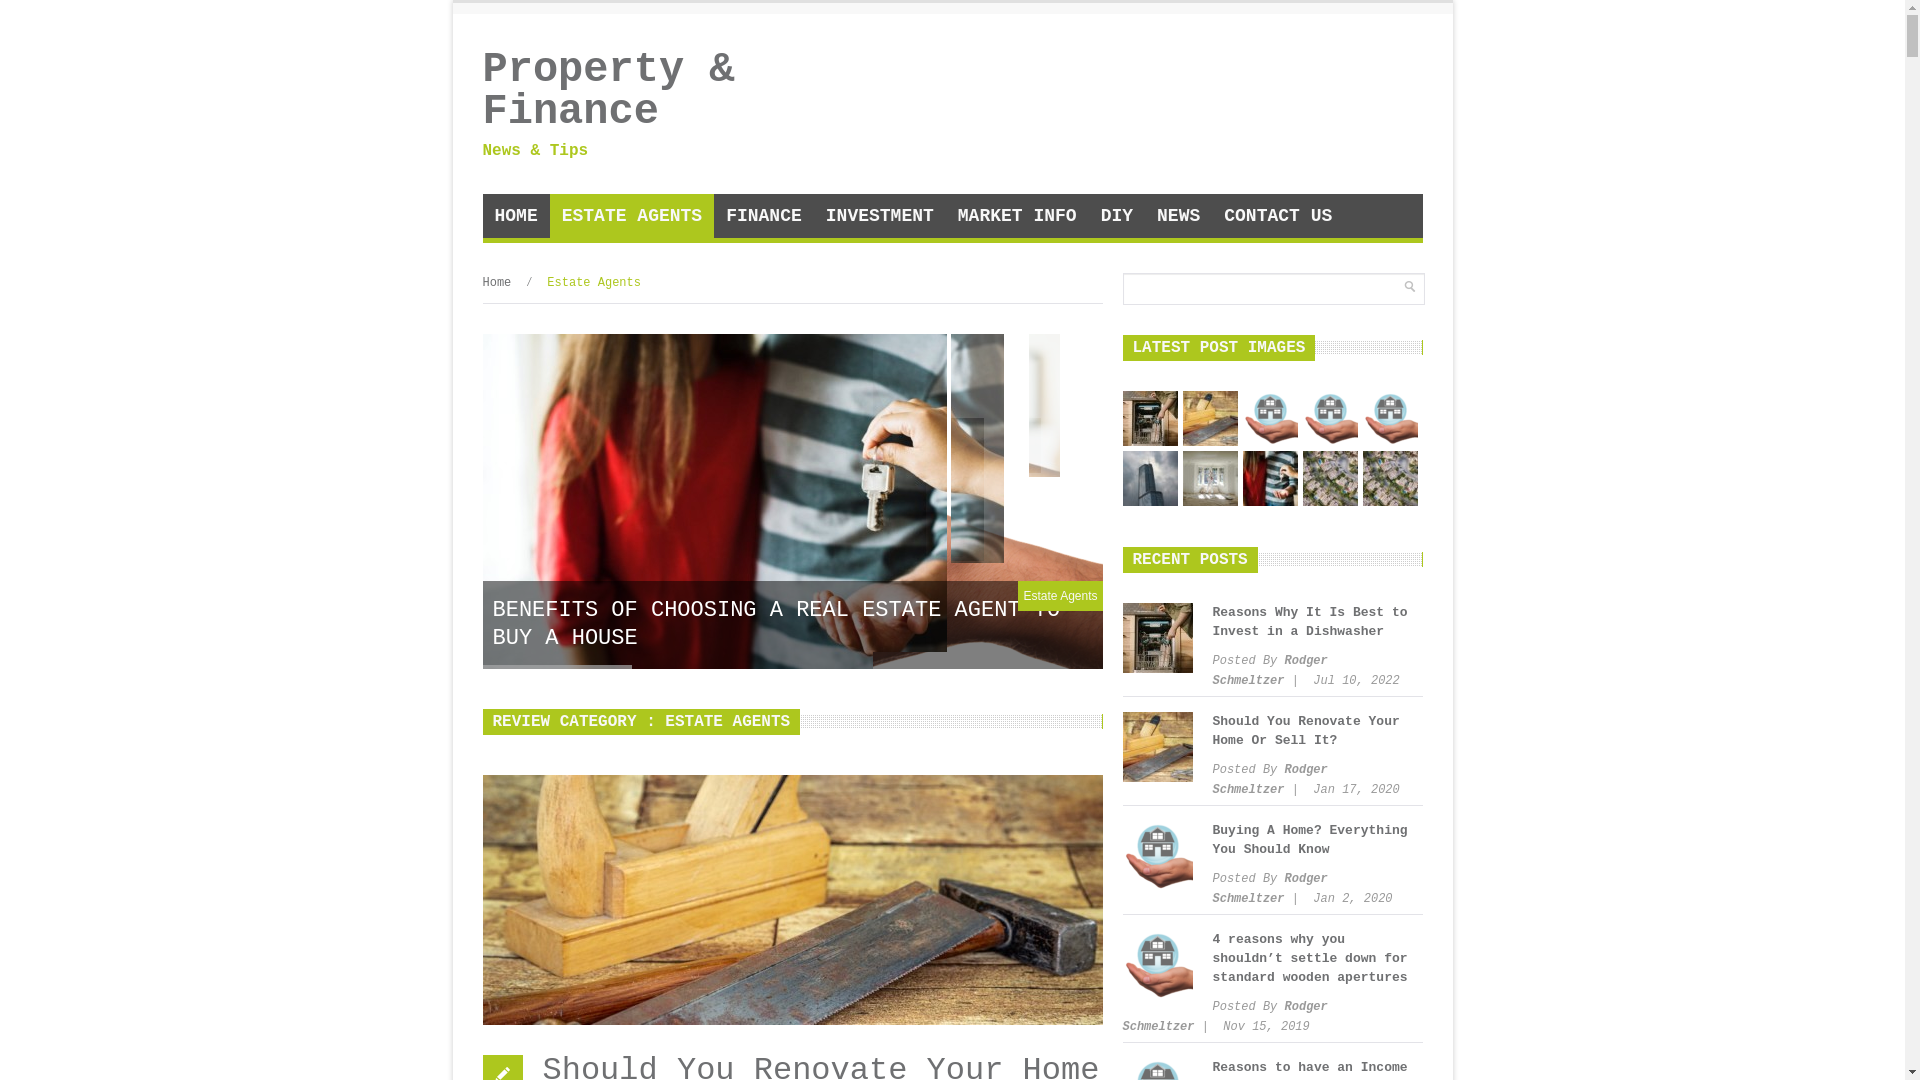  Describe the element at coordinates (762, 216) in the screenshot. I see `'FINANCE'` at that location.